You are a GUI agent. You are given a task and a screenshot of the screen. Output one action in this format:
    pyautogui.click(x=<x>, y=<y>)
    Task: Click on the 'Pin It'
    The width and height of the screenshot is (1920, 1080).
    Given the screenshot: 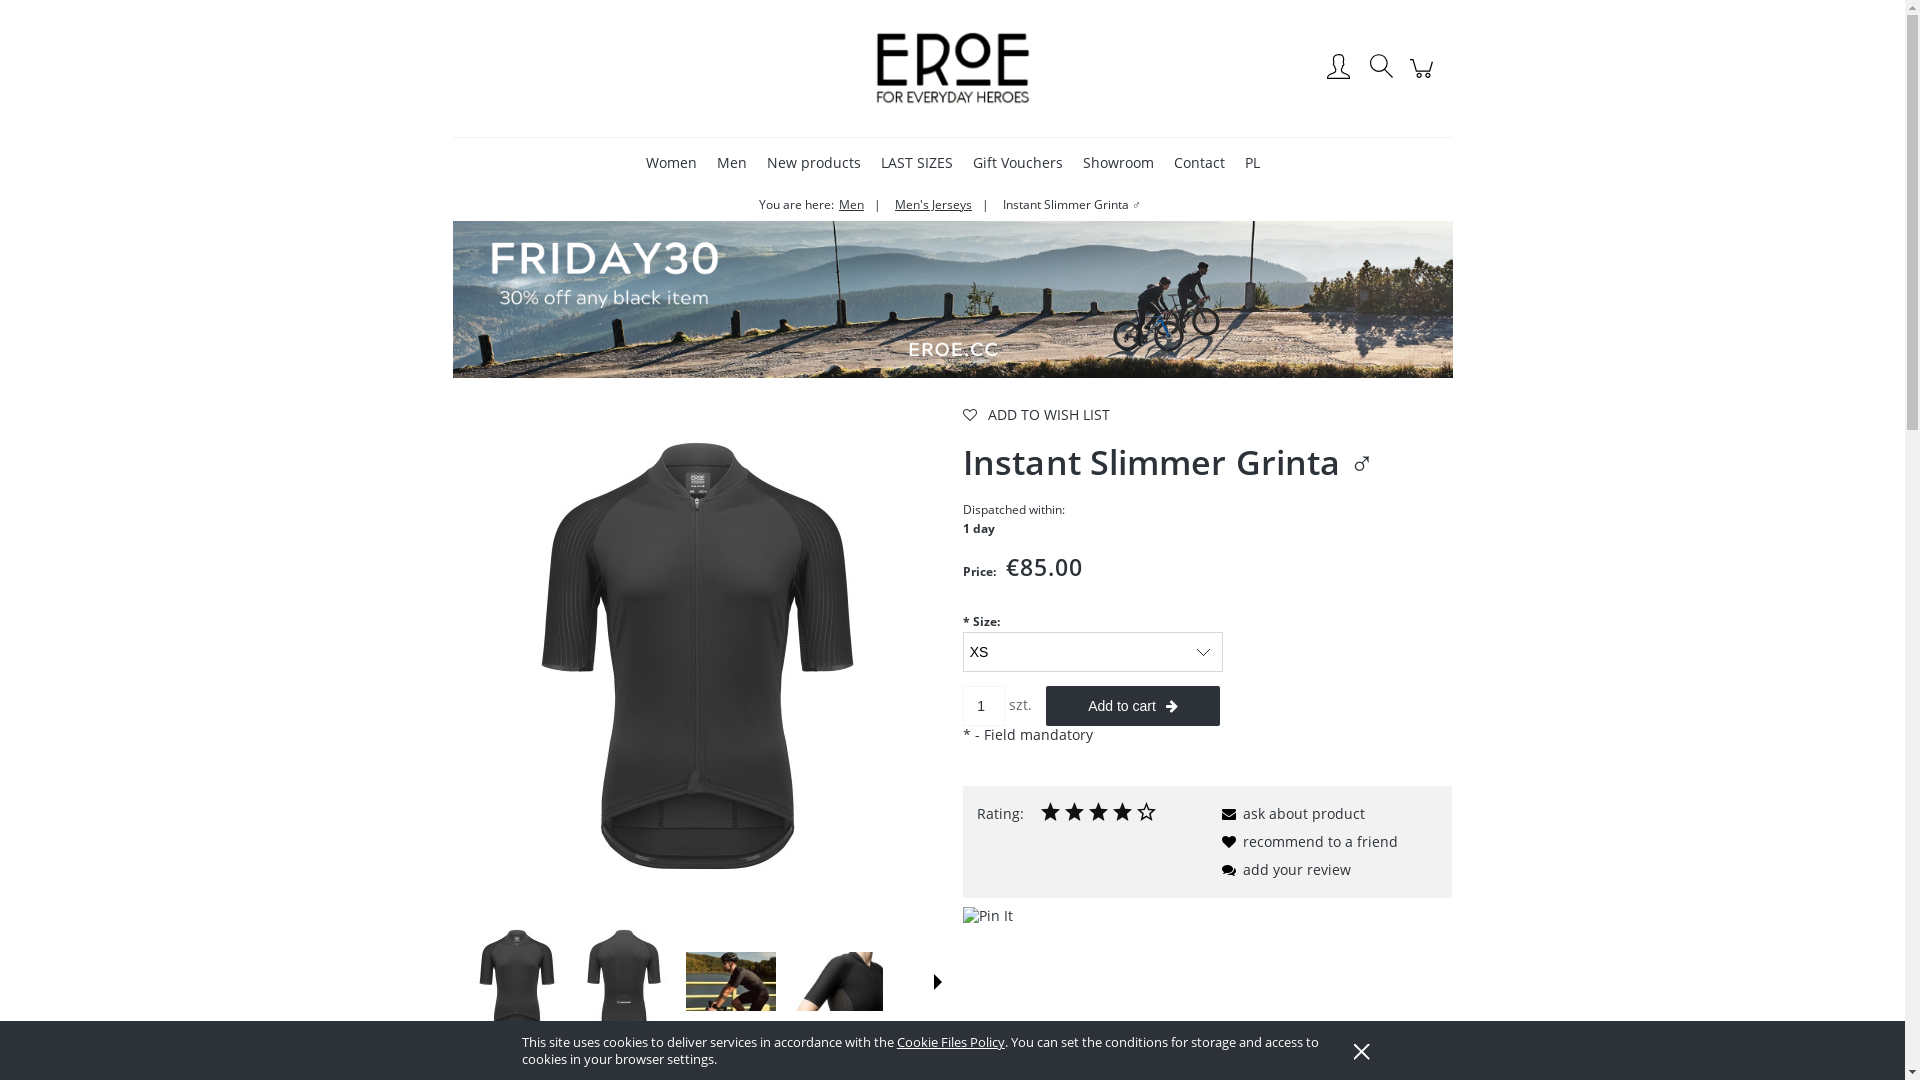 What is the action you would take?
    pyautogui.click(x=988, y=915)
    